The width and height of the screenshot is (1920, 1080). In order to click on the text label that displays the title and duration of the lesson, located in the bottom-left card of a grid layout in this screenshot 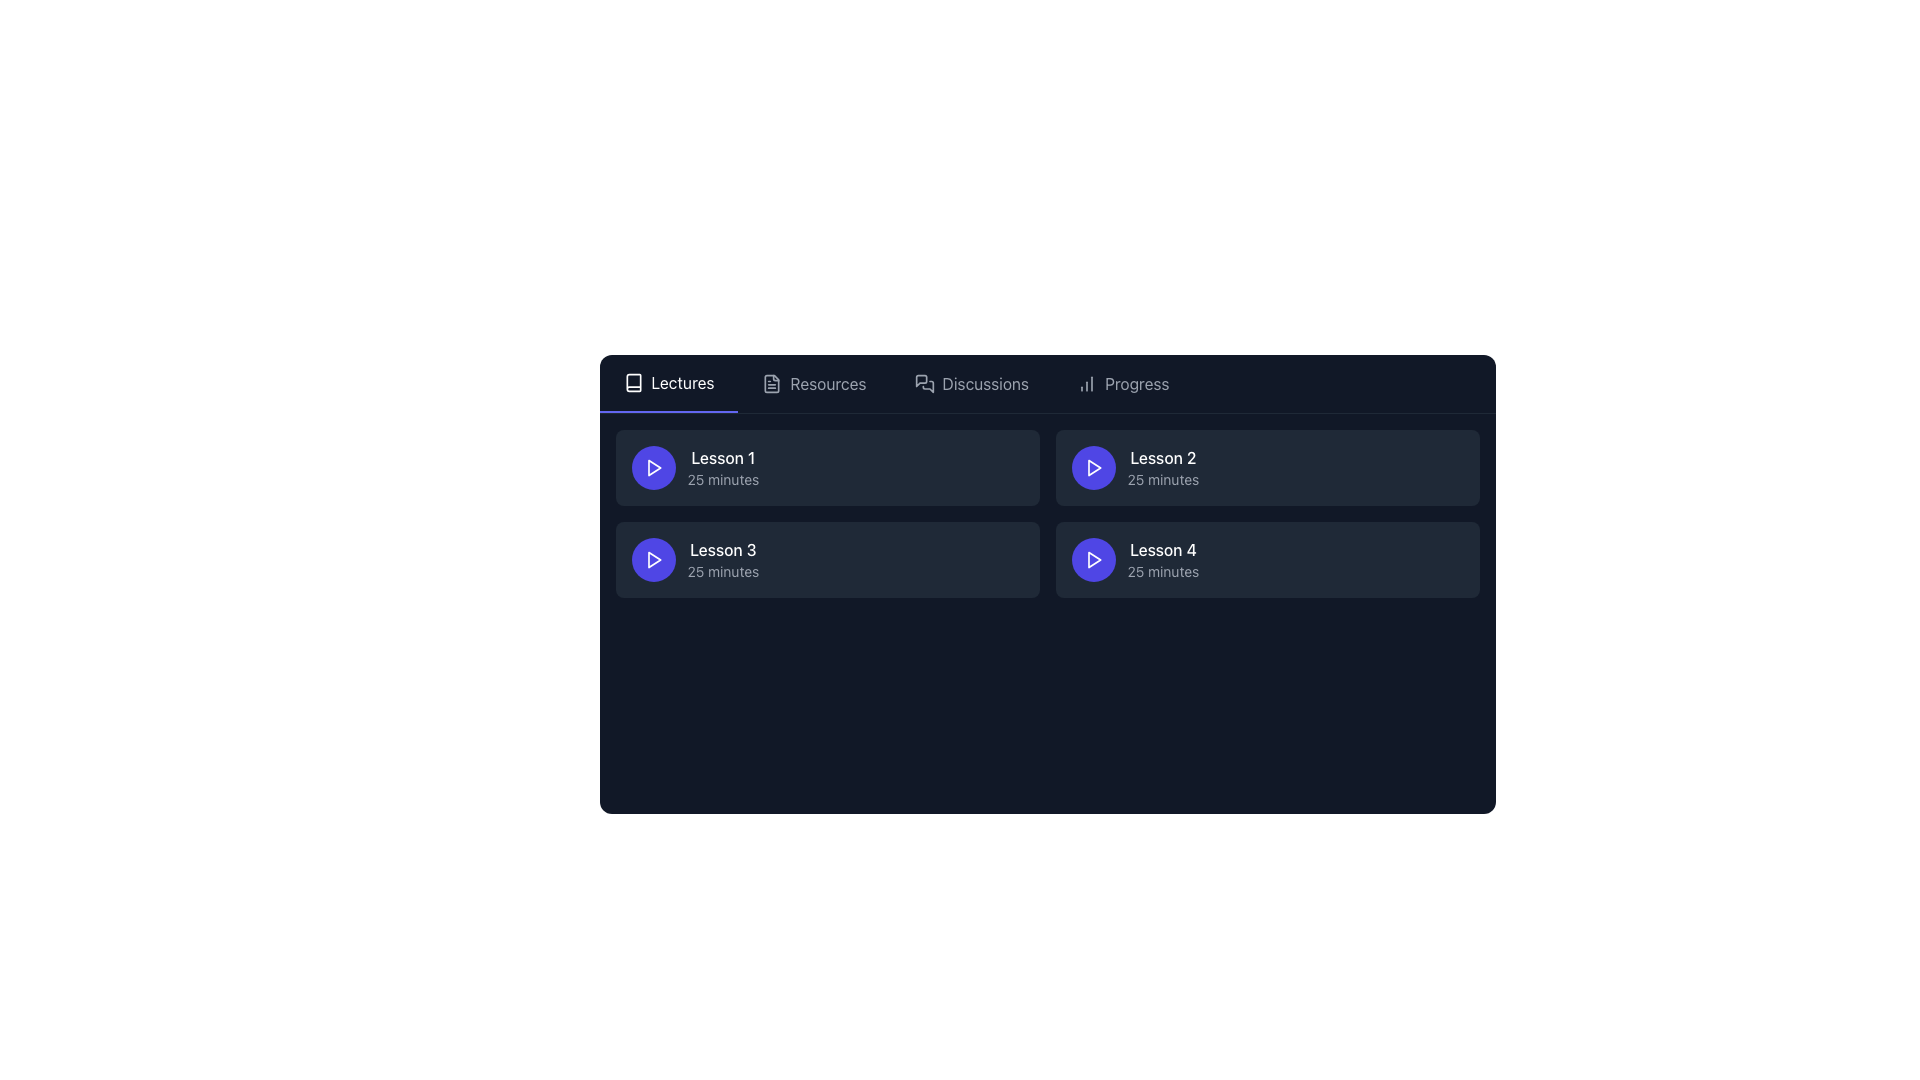, I will do `click(722, 559)`.